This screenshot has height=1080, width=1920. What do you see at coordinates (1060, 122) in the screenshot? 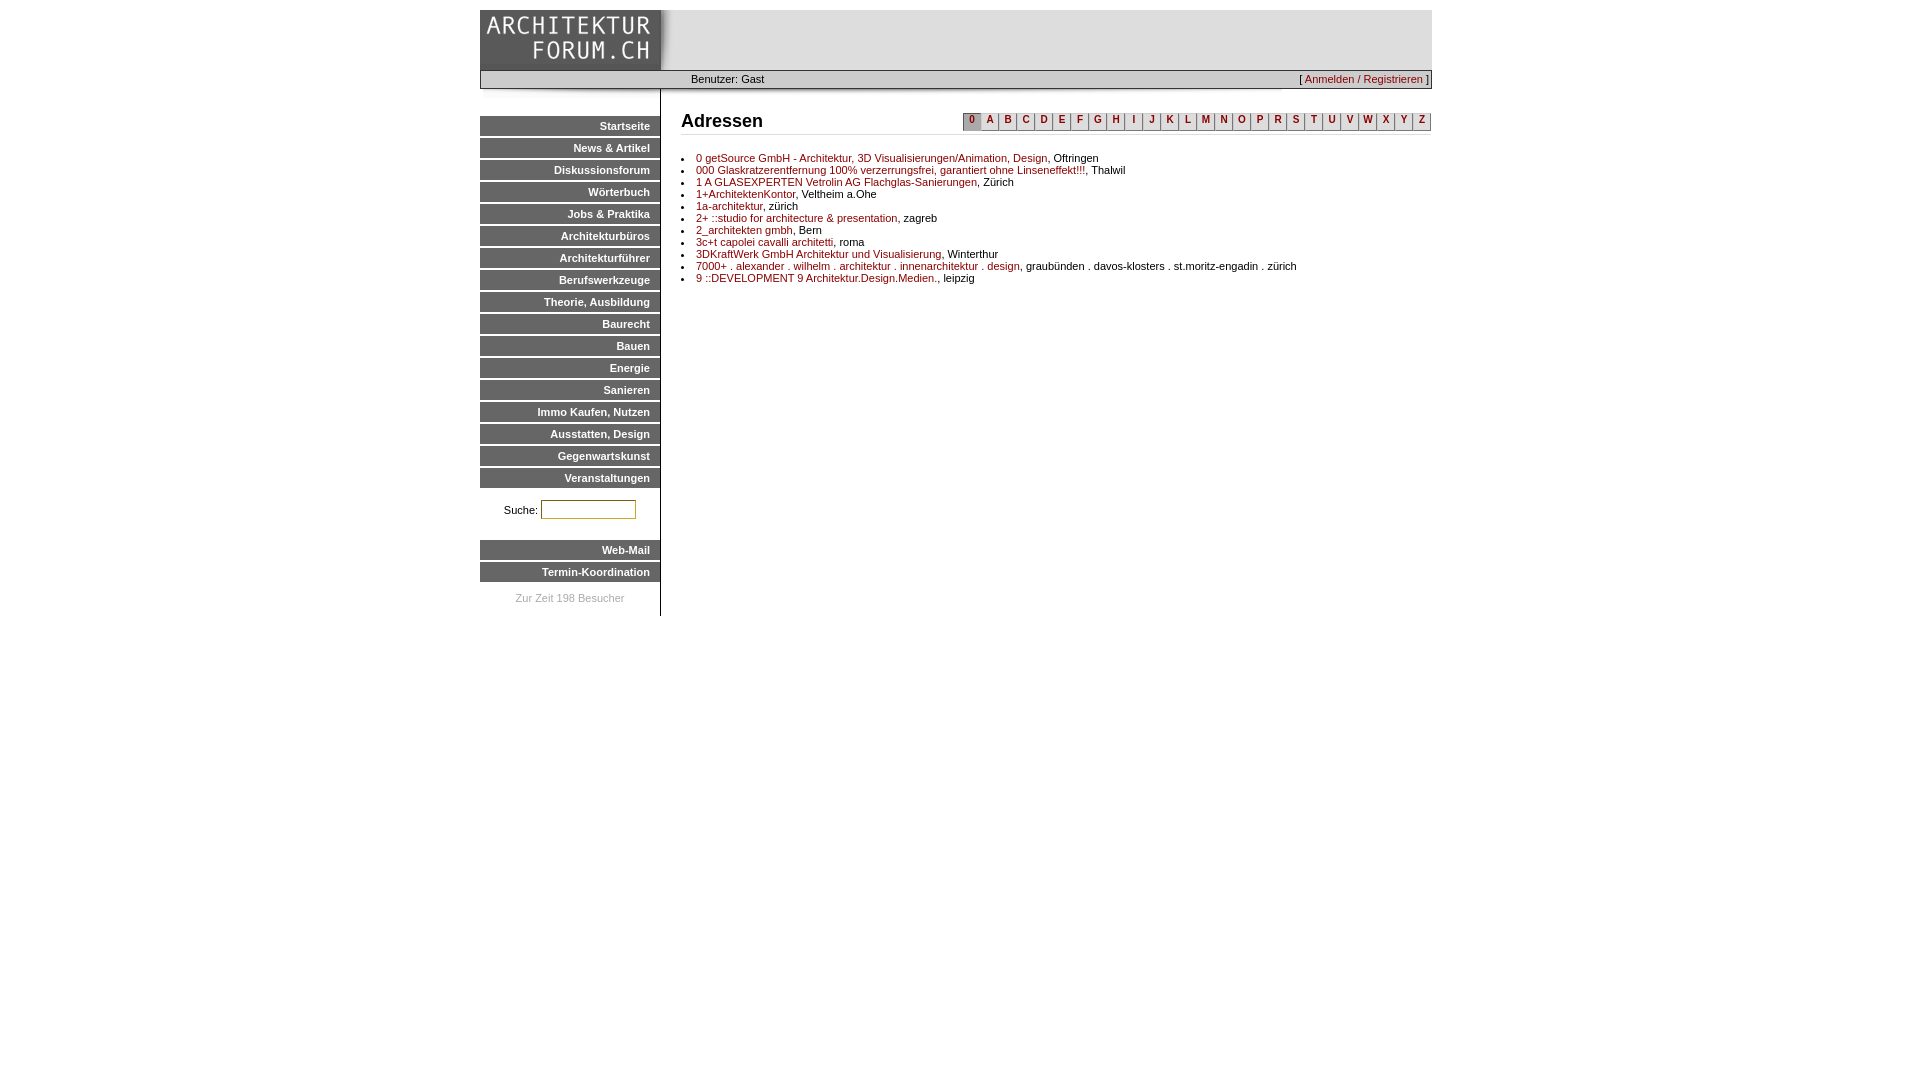
I see `'E'` at bounding box center [1060, 122].